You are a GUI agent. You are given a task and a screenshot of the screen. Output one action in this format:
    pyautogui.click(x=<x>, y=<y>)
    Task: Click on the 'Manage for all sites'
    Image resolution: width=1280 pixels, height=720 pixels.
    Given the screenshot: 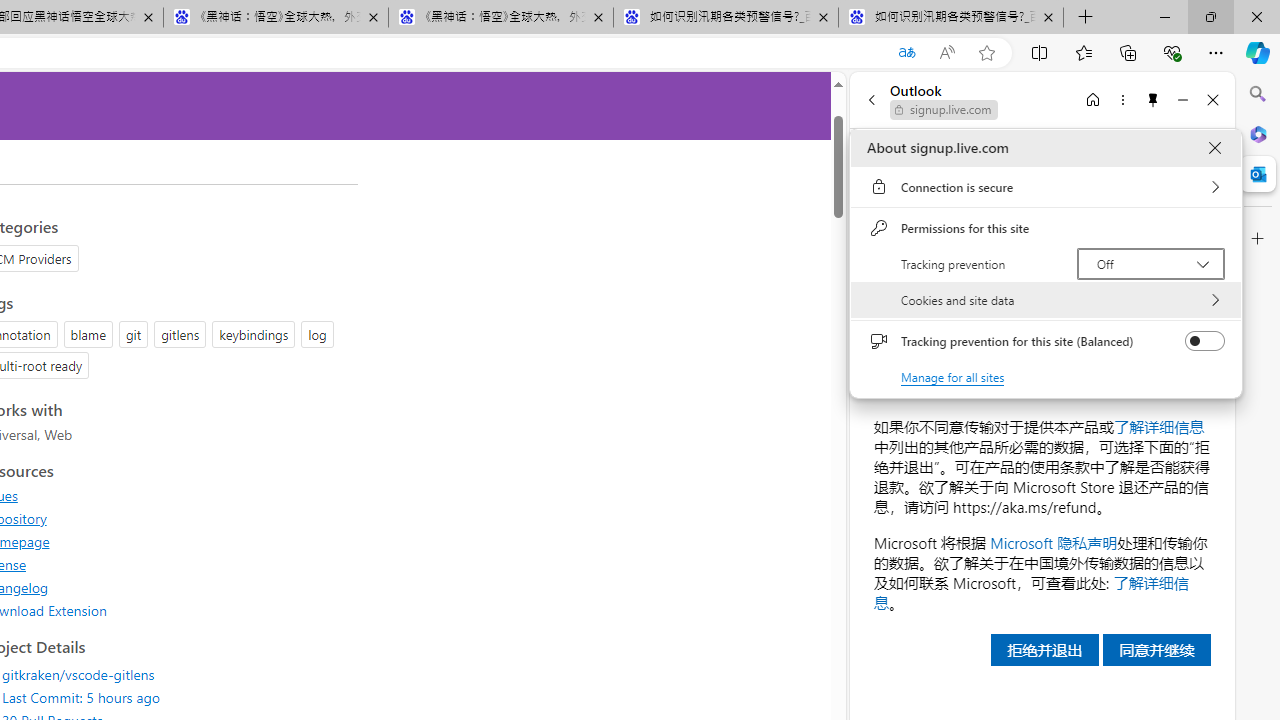 What is the action you would take?
    pyautogui.click(x=951, y=377)
    